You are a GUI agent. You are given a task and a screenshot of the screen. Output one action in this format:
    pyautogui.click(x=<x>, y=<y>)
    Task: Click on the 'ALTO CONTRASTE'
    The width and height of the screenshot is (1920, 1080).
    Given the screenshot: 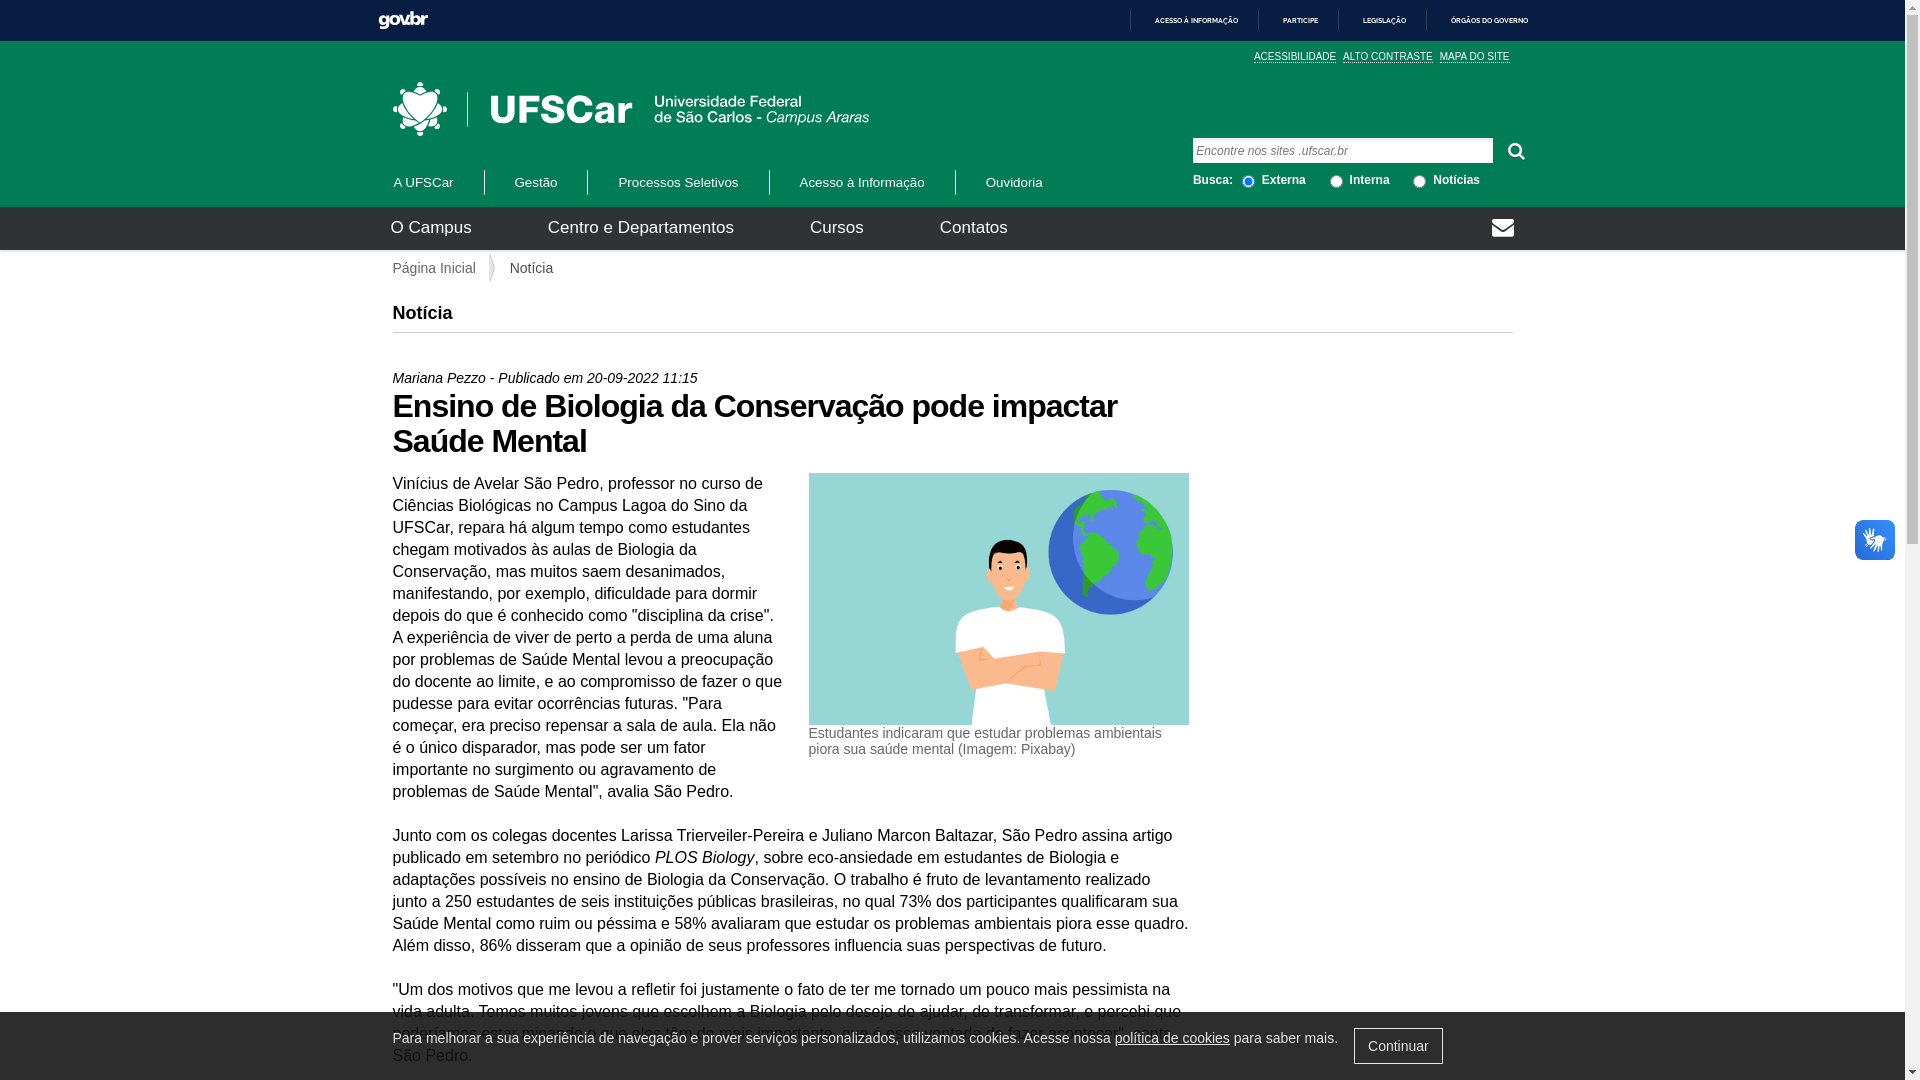 What is the action you would take?
    pyautogui.click(x=1386, y=56)
    